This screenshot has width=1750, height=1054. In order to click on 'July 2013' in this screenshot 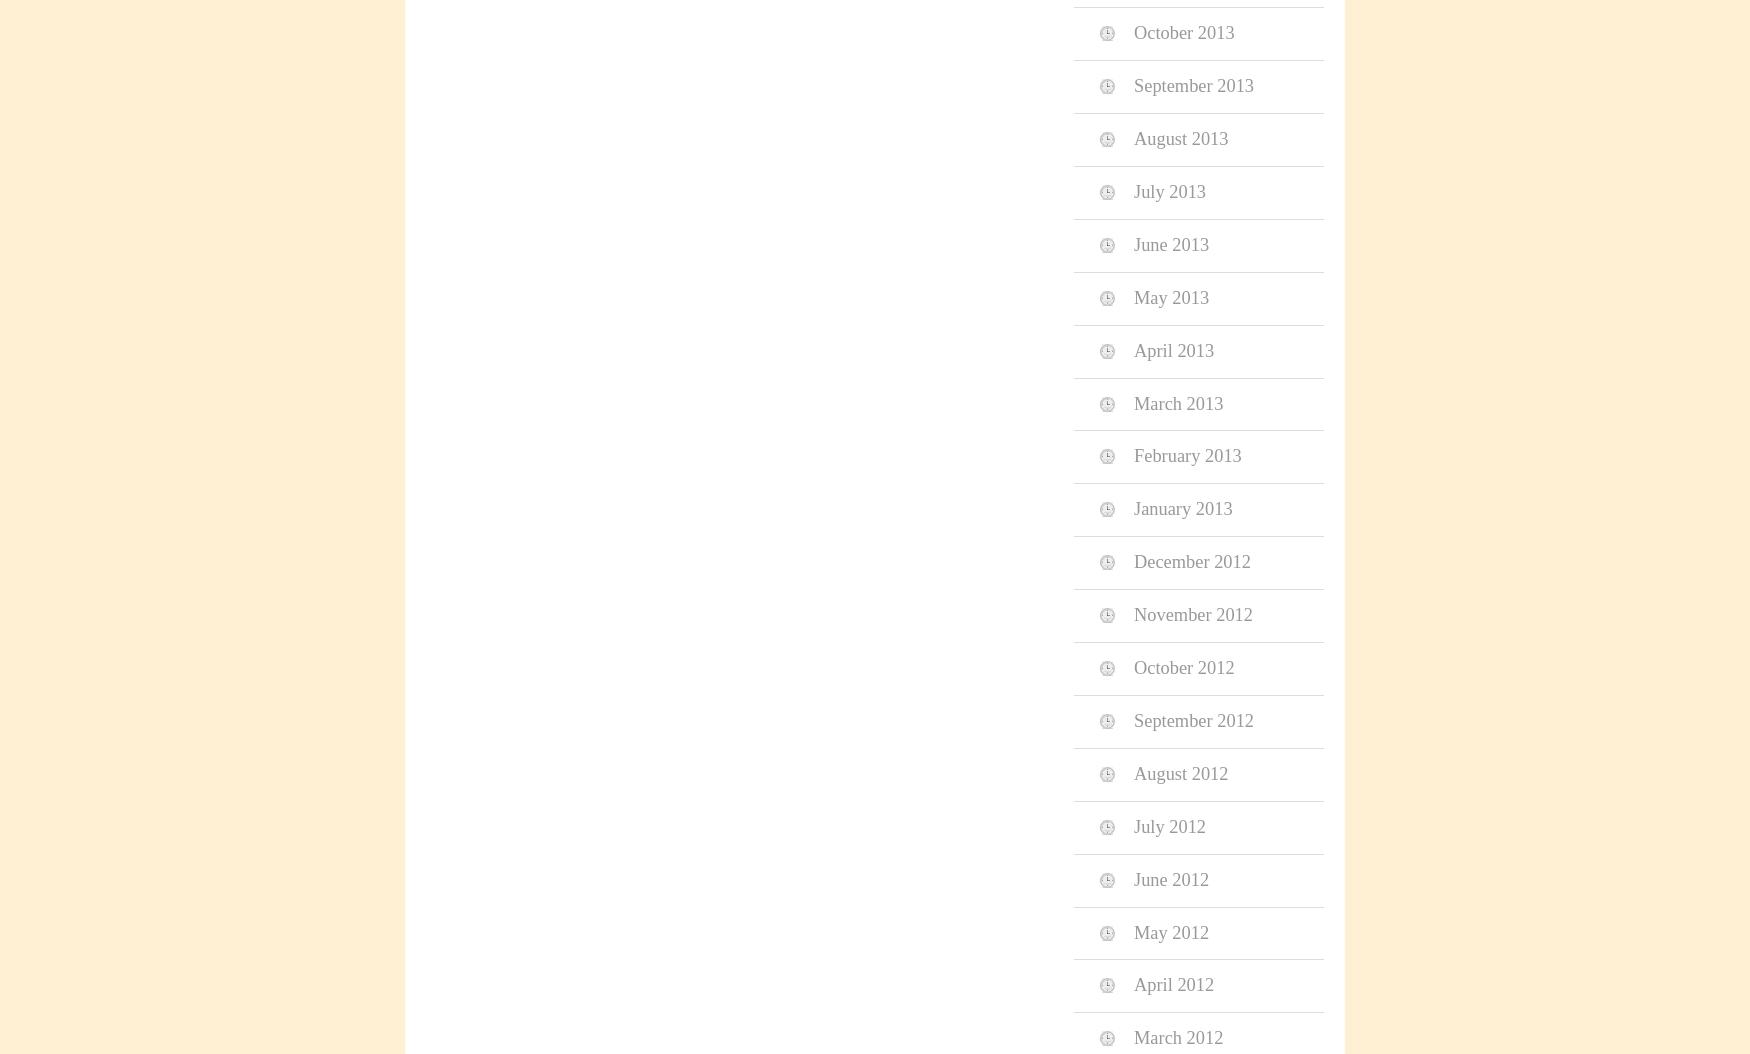, I will do `click(1169, 189)`.